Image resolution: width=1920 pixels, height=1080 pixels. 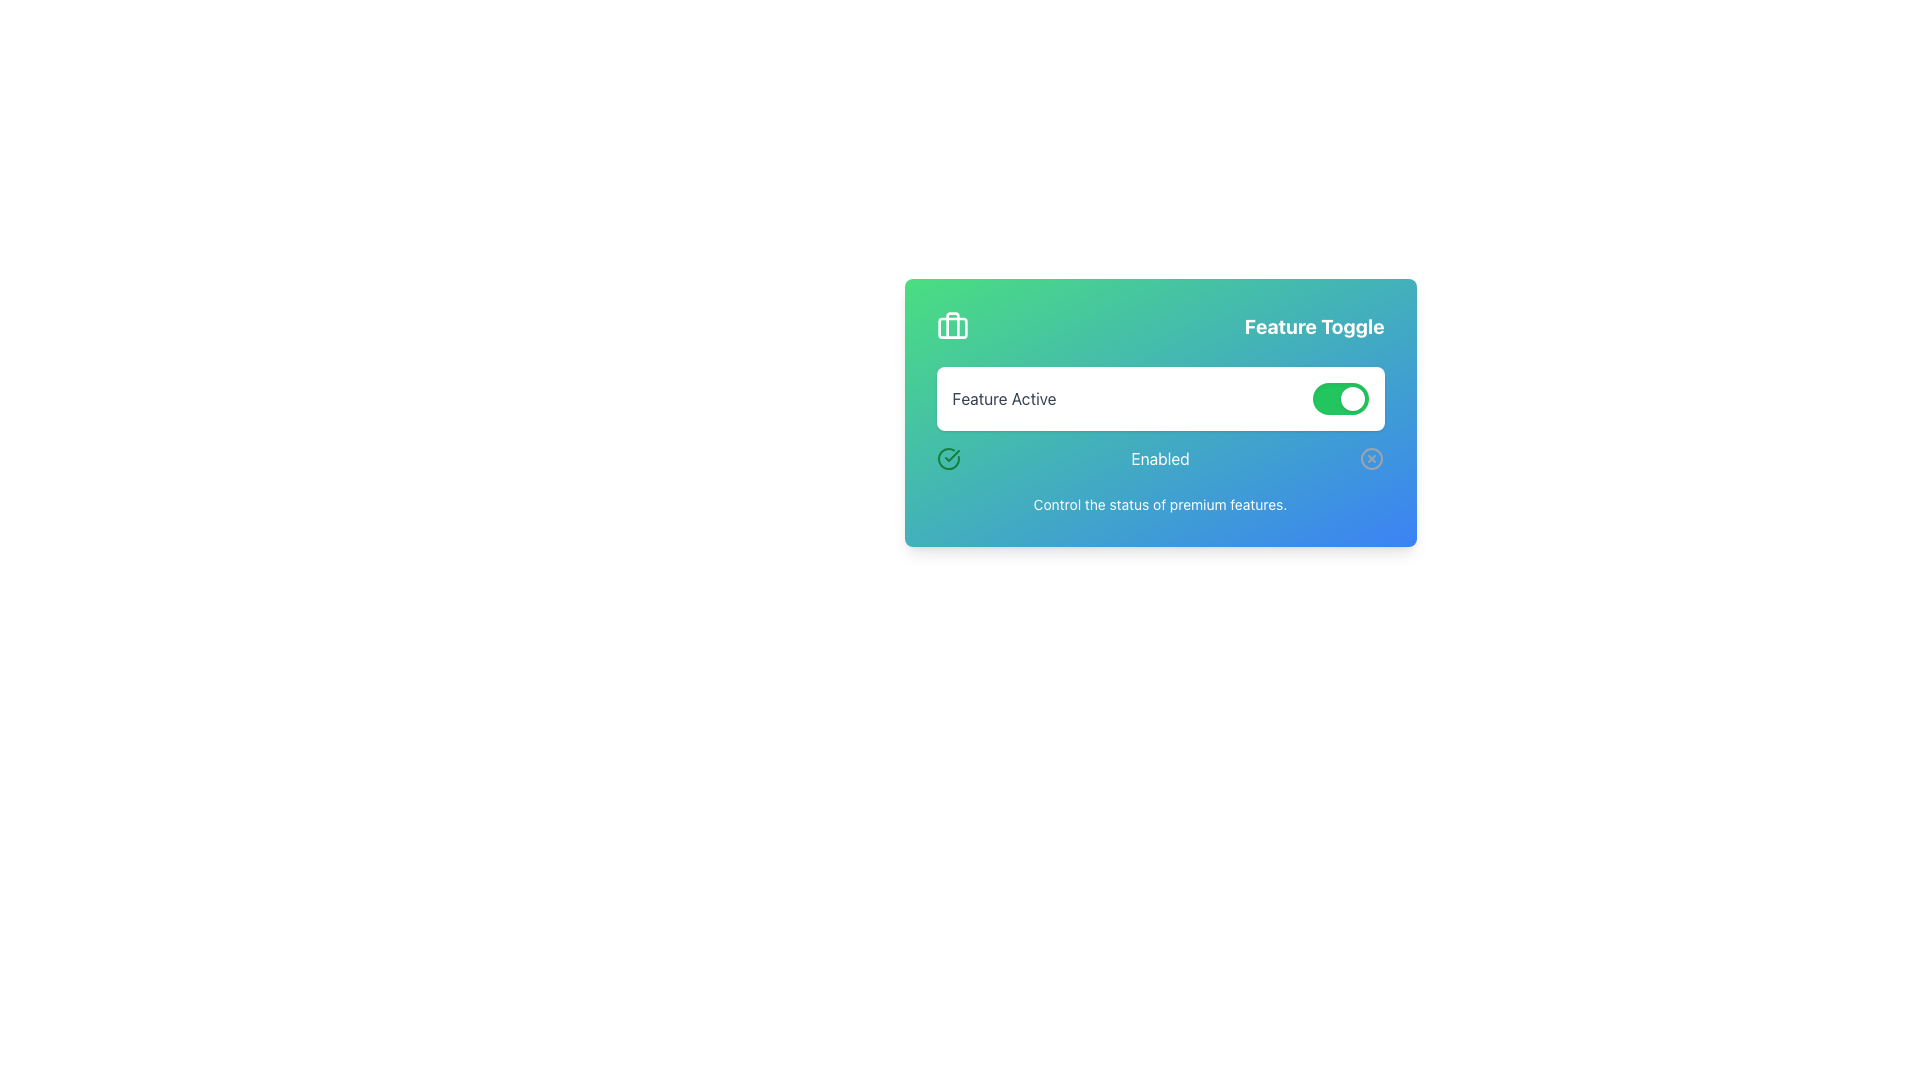 What do you see at coordinates (950, 455) in the screenshot?
I see `the green checkmark icon which is visually contained within a circular boundary` at bounding box center [950, 455].